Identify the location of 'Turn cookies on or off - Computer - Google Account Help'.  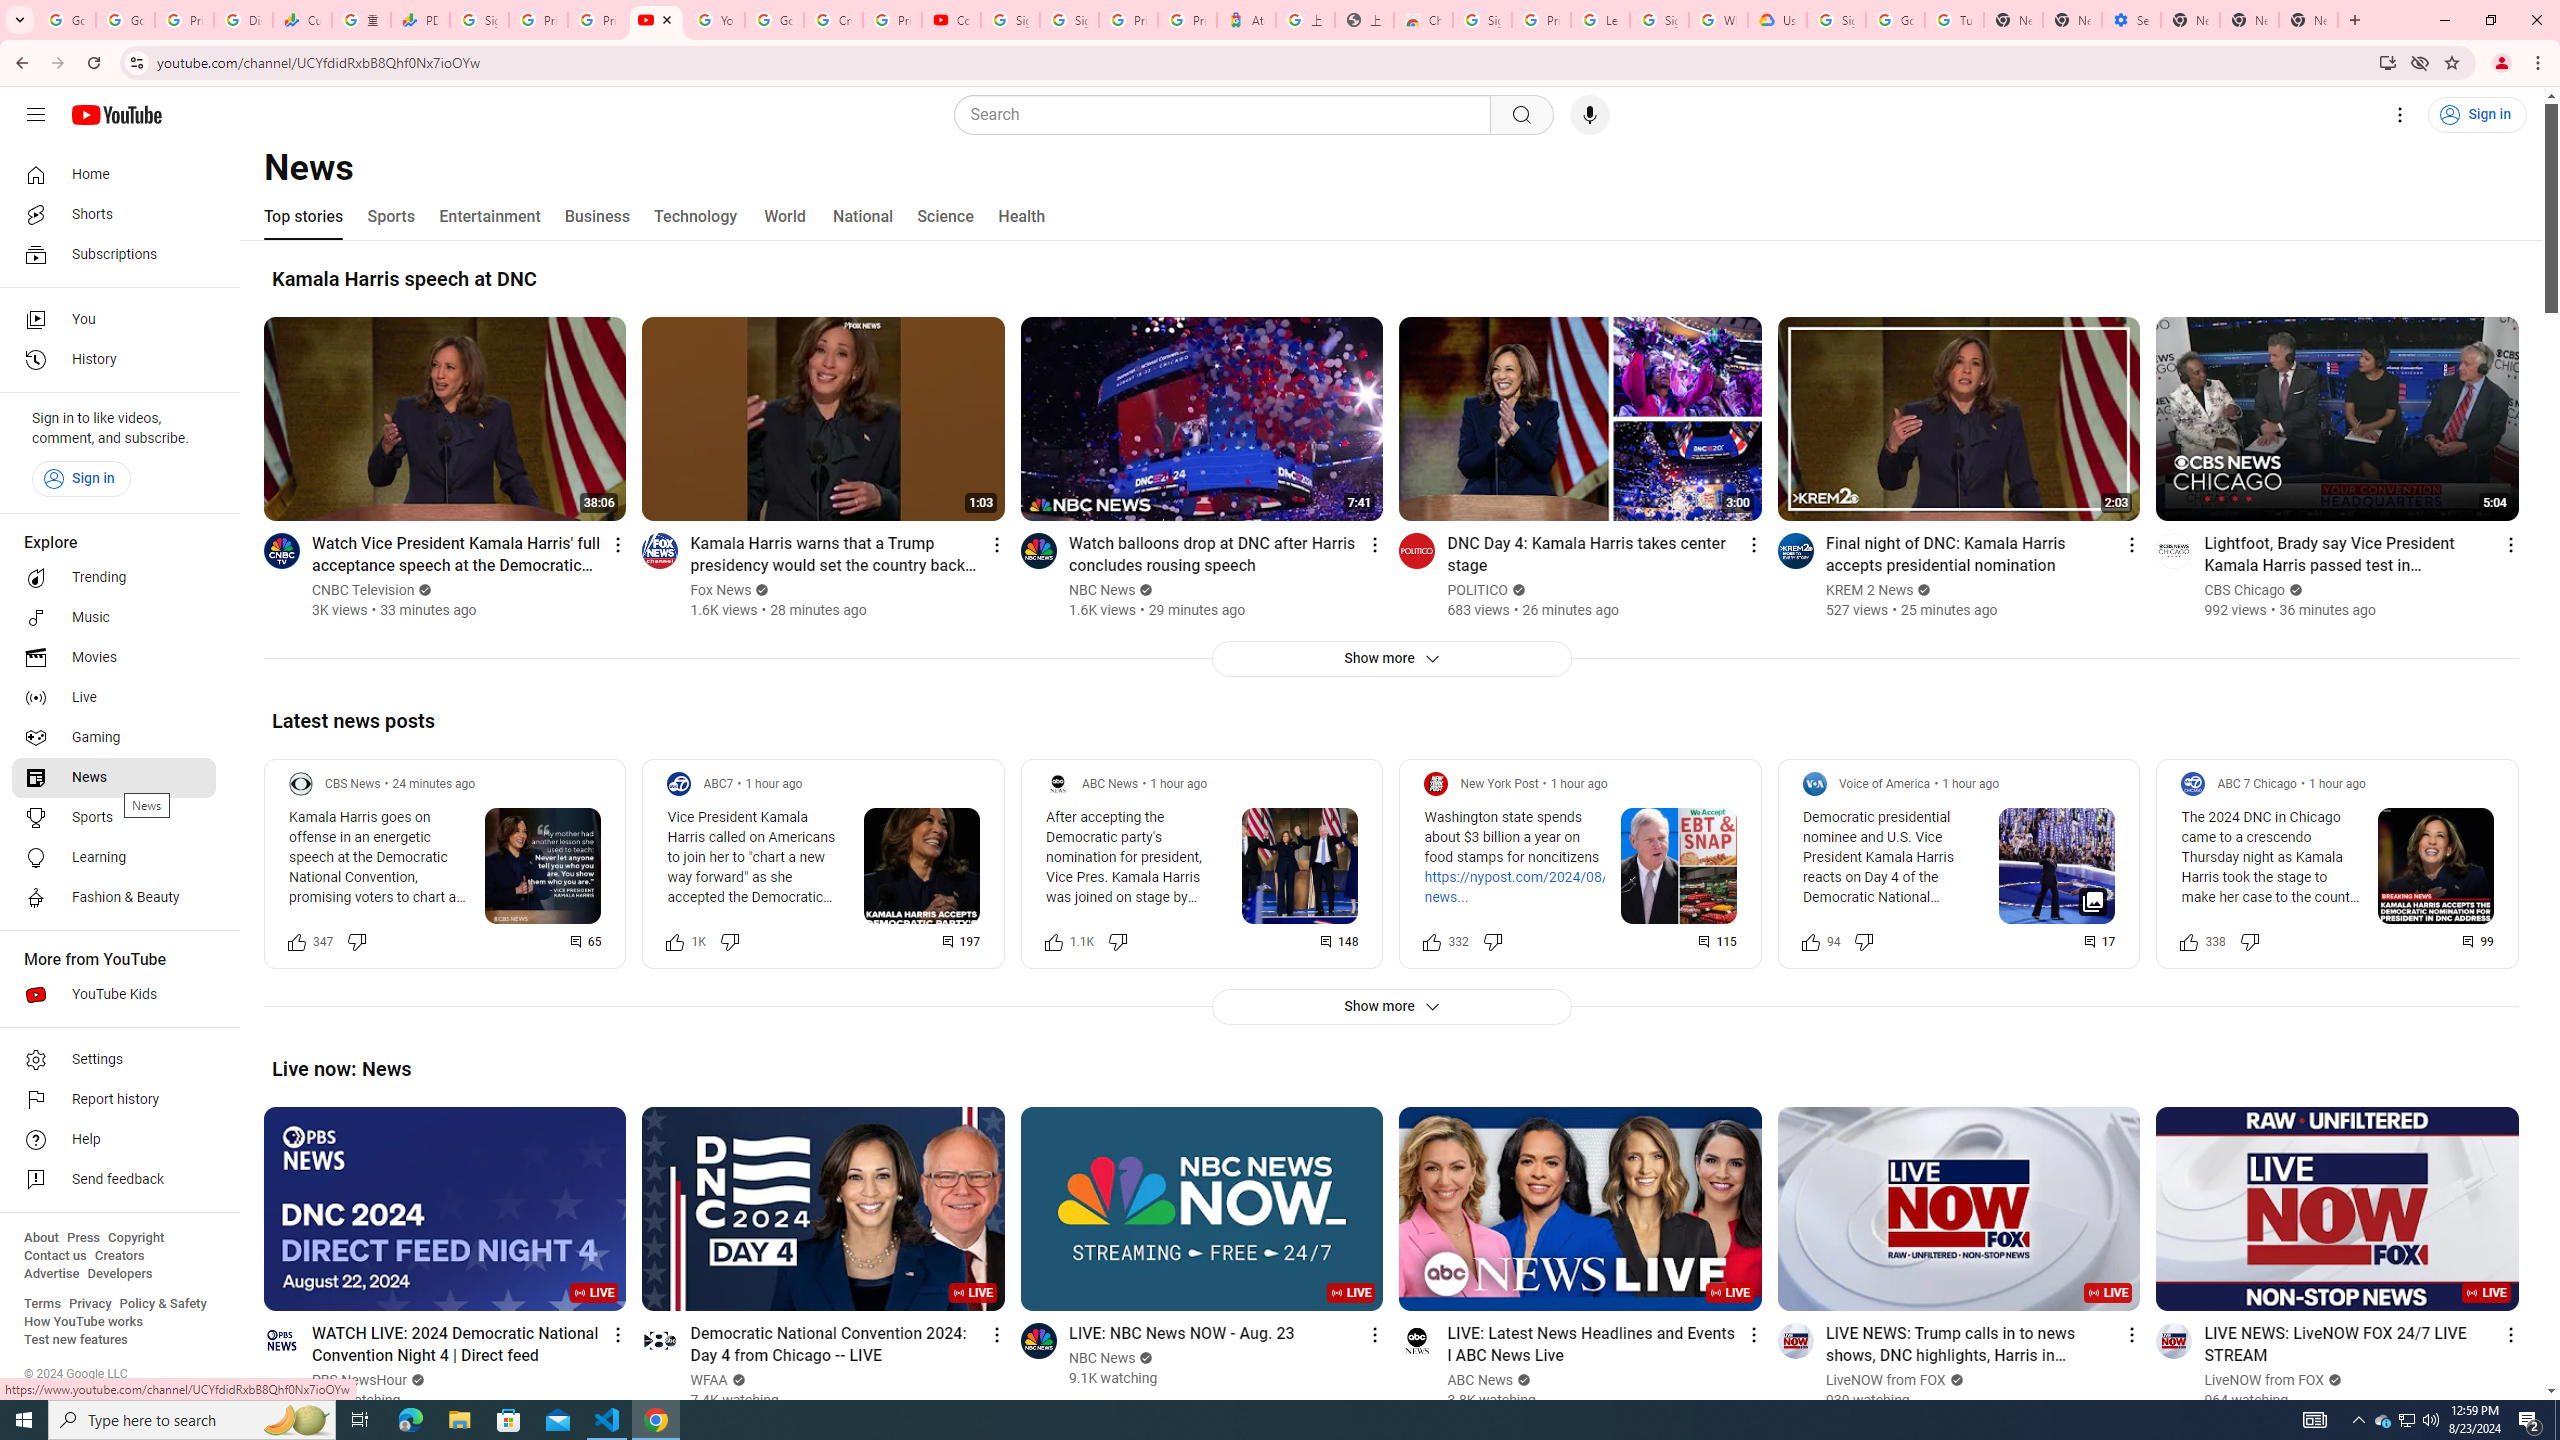
(1953, 19).